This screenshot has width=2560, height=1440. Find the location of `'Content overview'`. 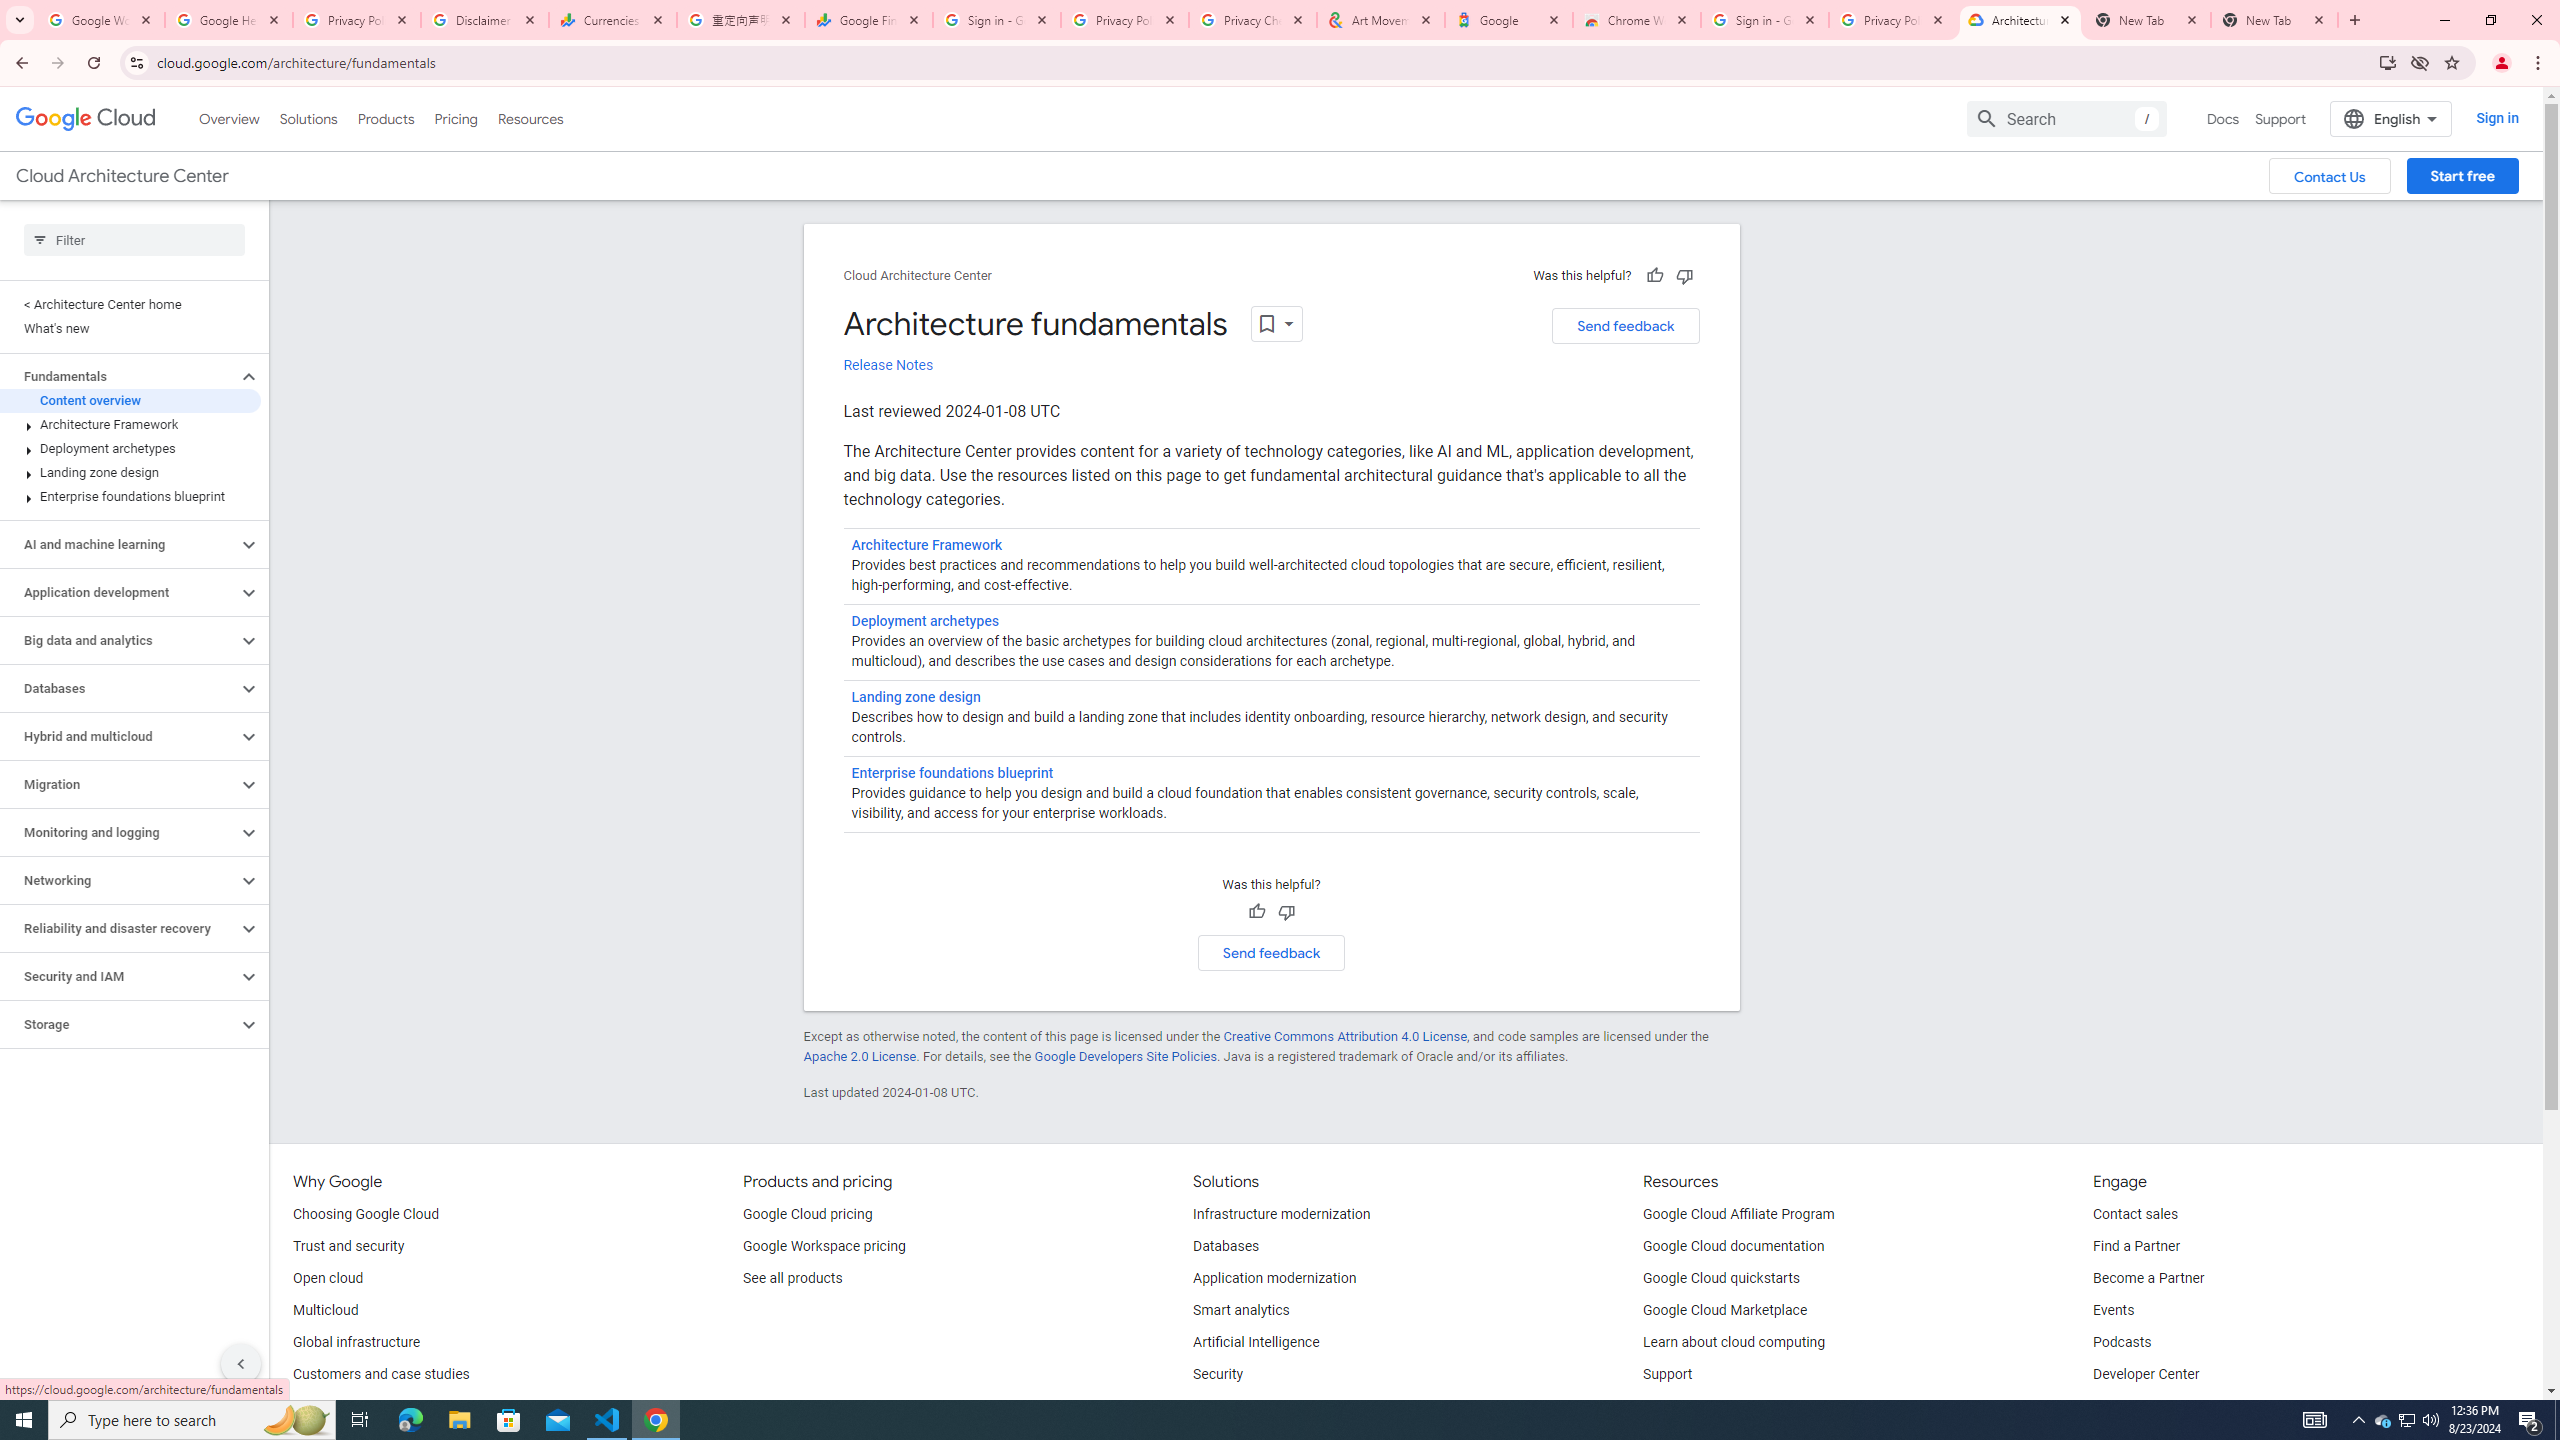

'Content overview' is located at coordinates (130, 401).